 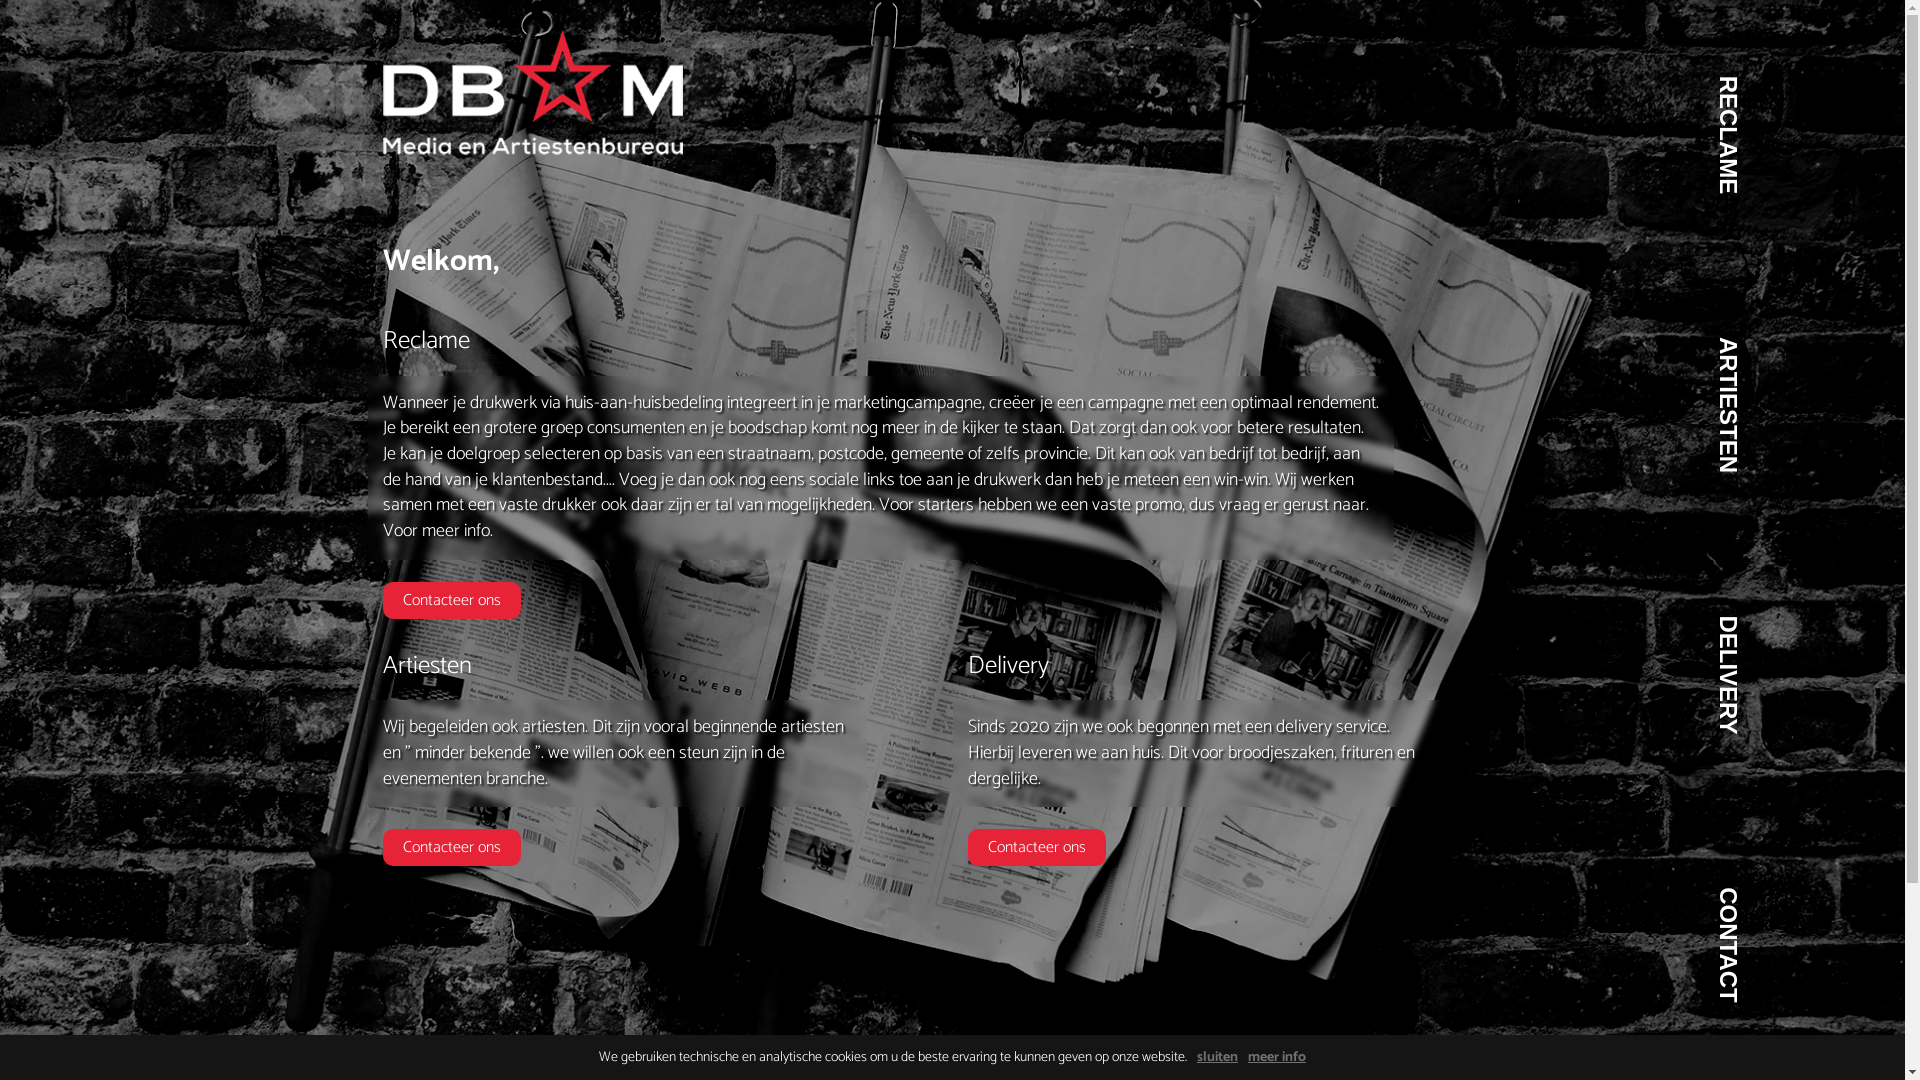 What do you see at coordinates (1275, 1056) in the screenshot?
I see `'meer info'` at bounding box center [1275, 1056].